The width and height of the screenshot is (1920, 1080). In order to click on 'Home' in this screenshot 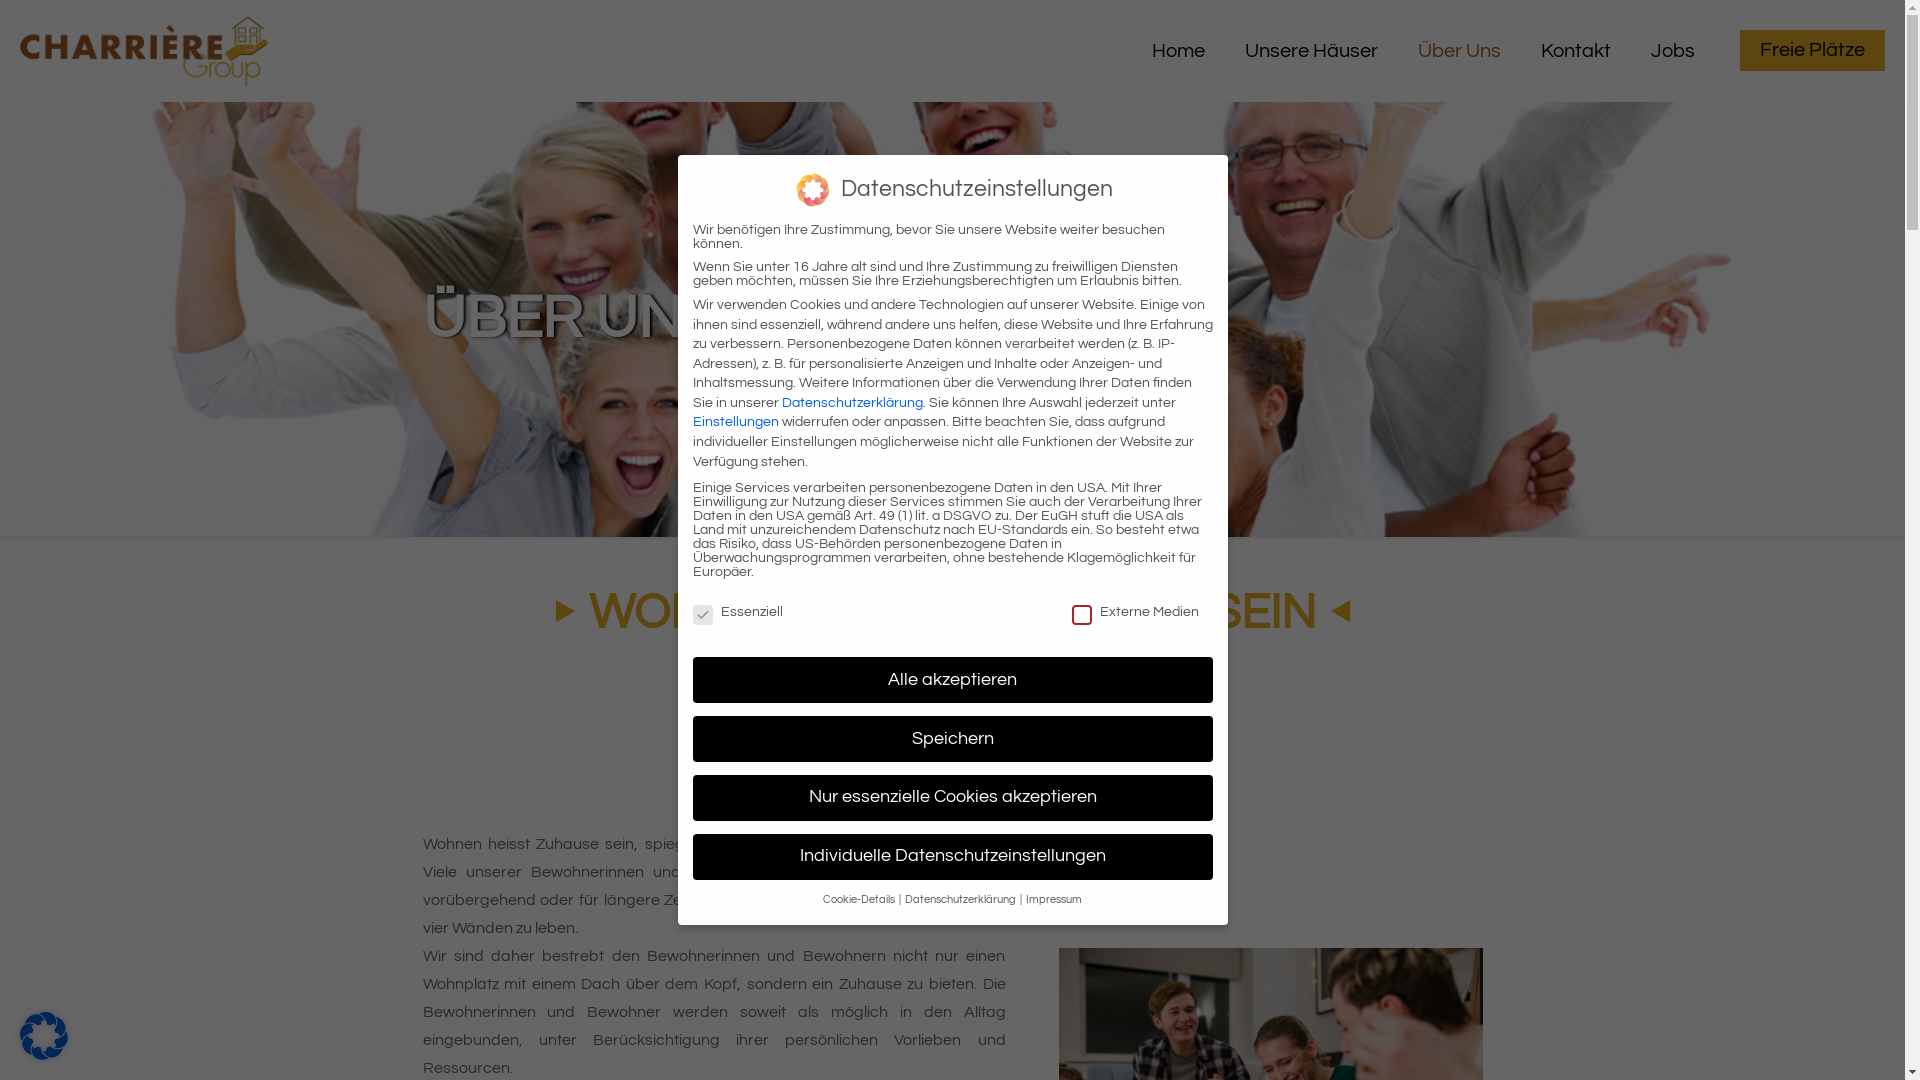, I will do `click(1178, 49)`.